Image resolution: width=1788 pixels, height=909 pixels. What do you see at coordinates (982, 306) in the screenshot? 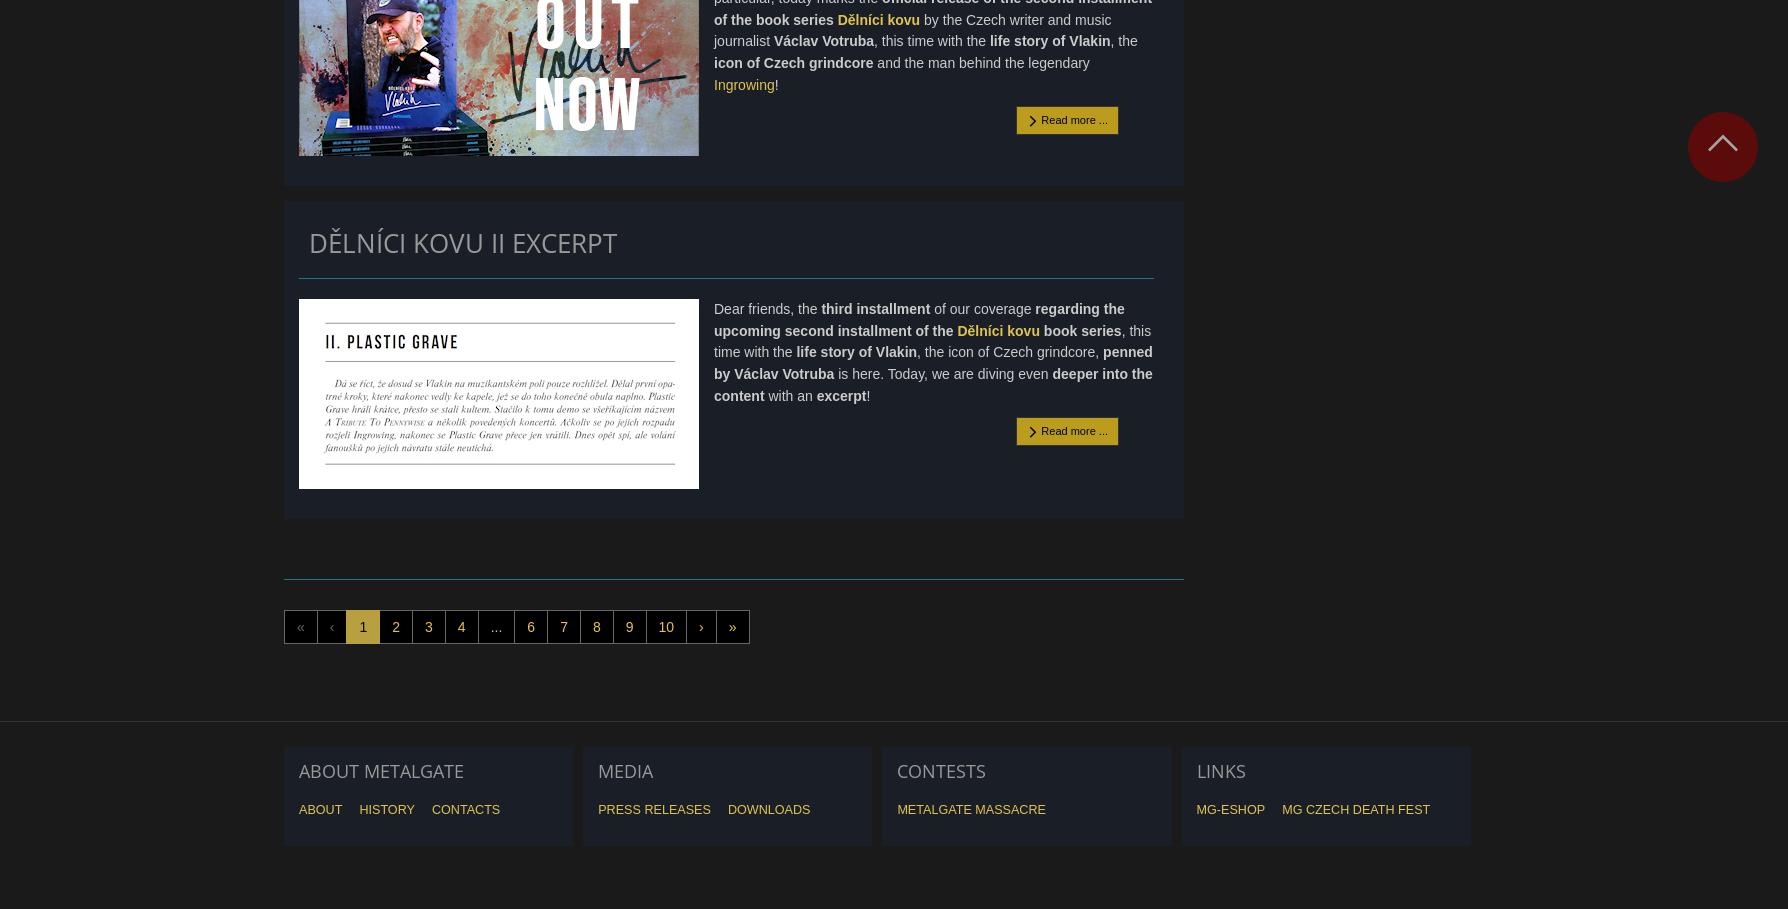
I see `'of our coverage'` at bounding box center [982, 306].